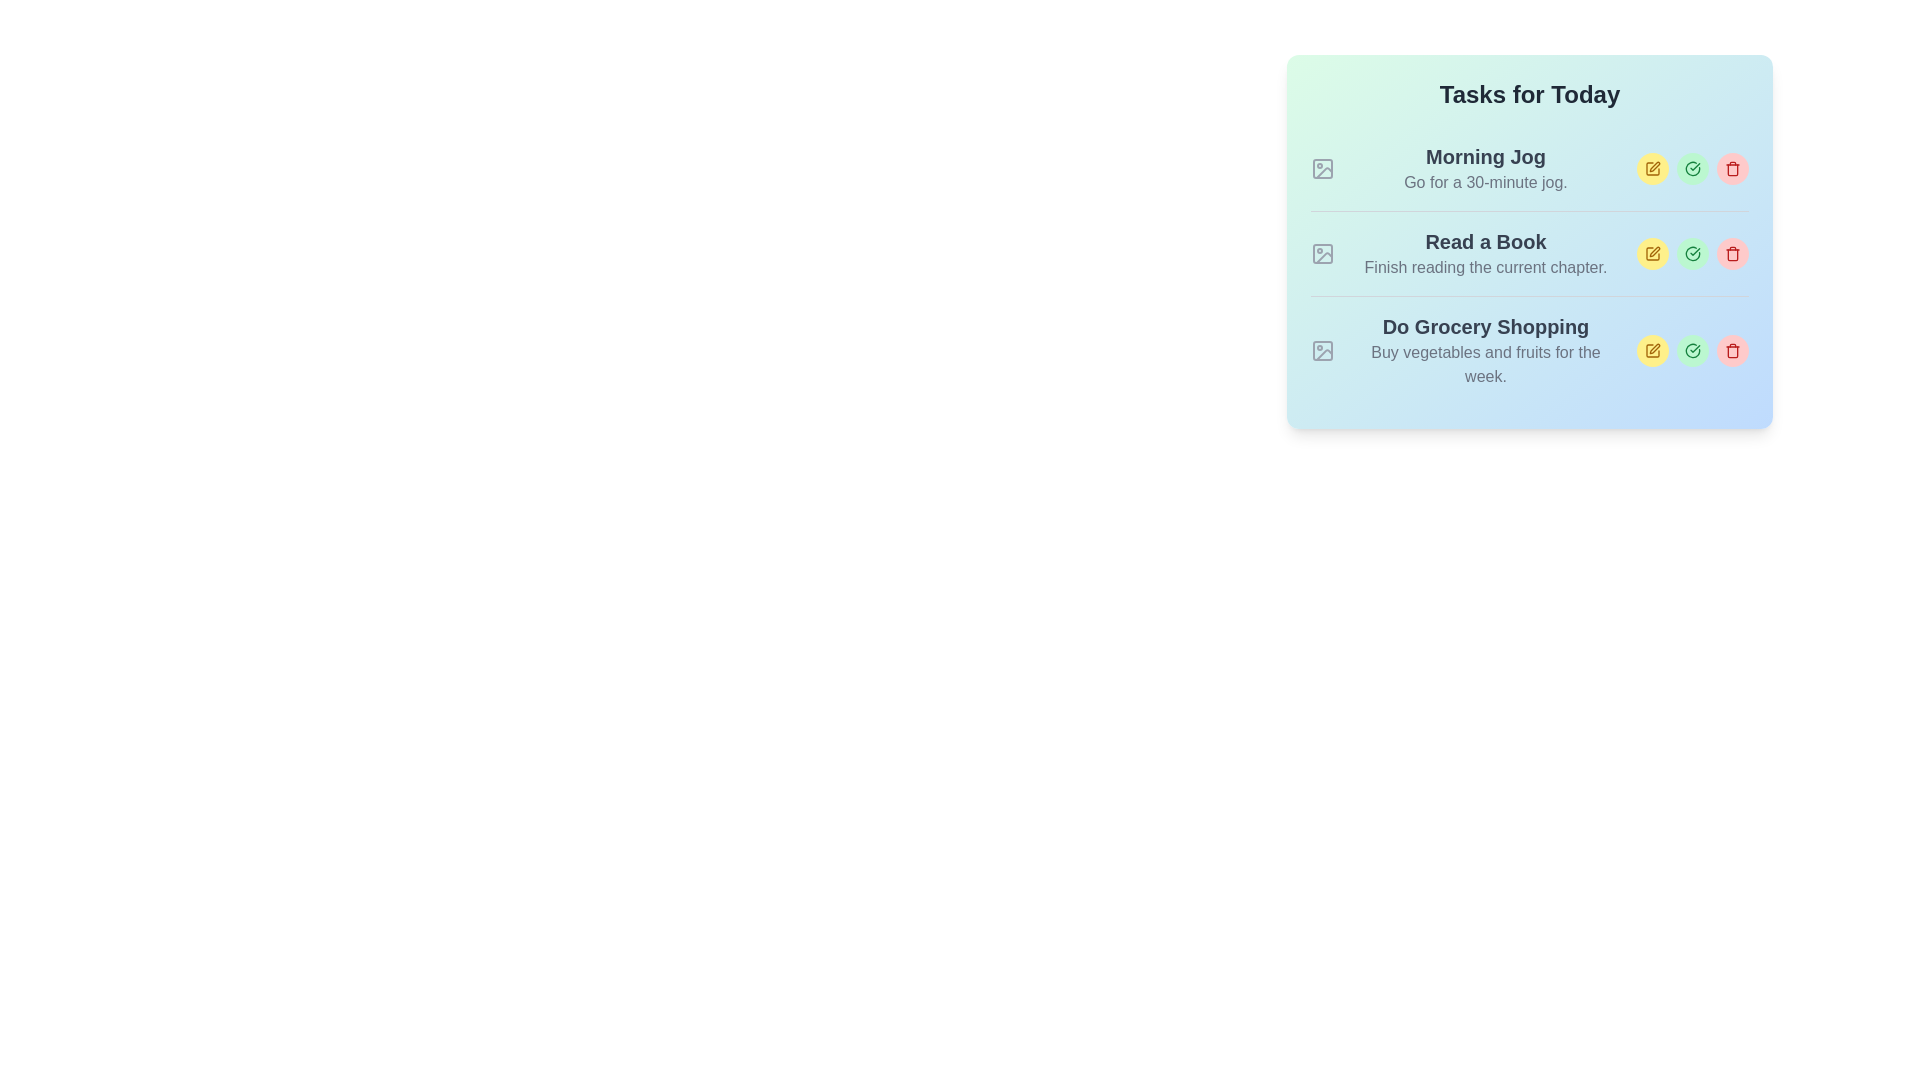 The height and width of the screenshot is (1080, 1920). What do you see at coordinates (1486, 182) in the screenshot?
I see `text element containing the phrase 'Go for a 30-minute jog.' located below the title 'Morning Jog' in the task section under 'Tasks for Today'` at bounding box center [1486, 182].